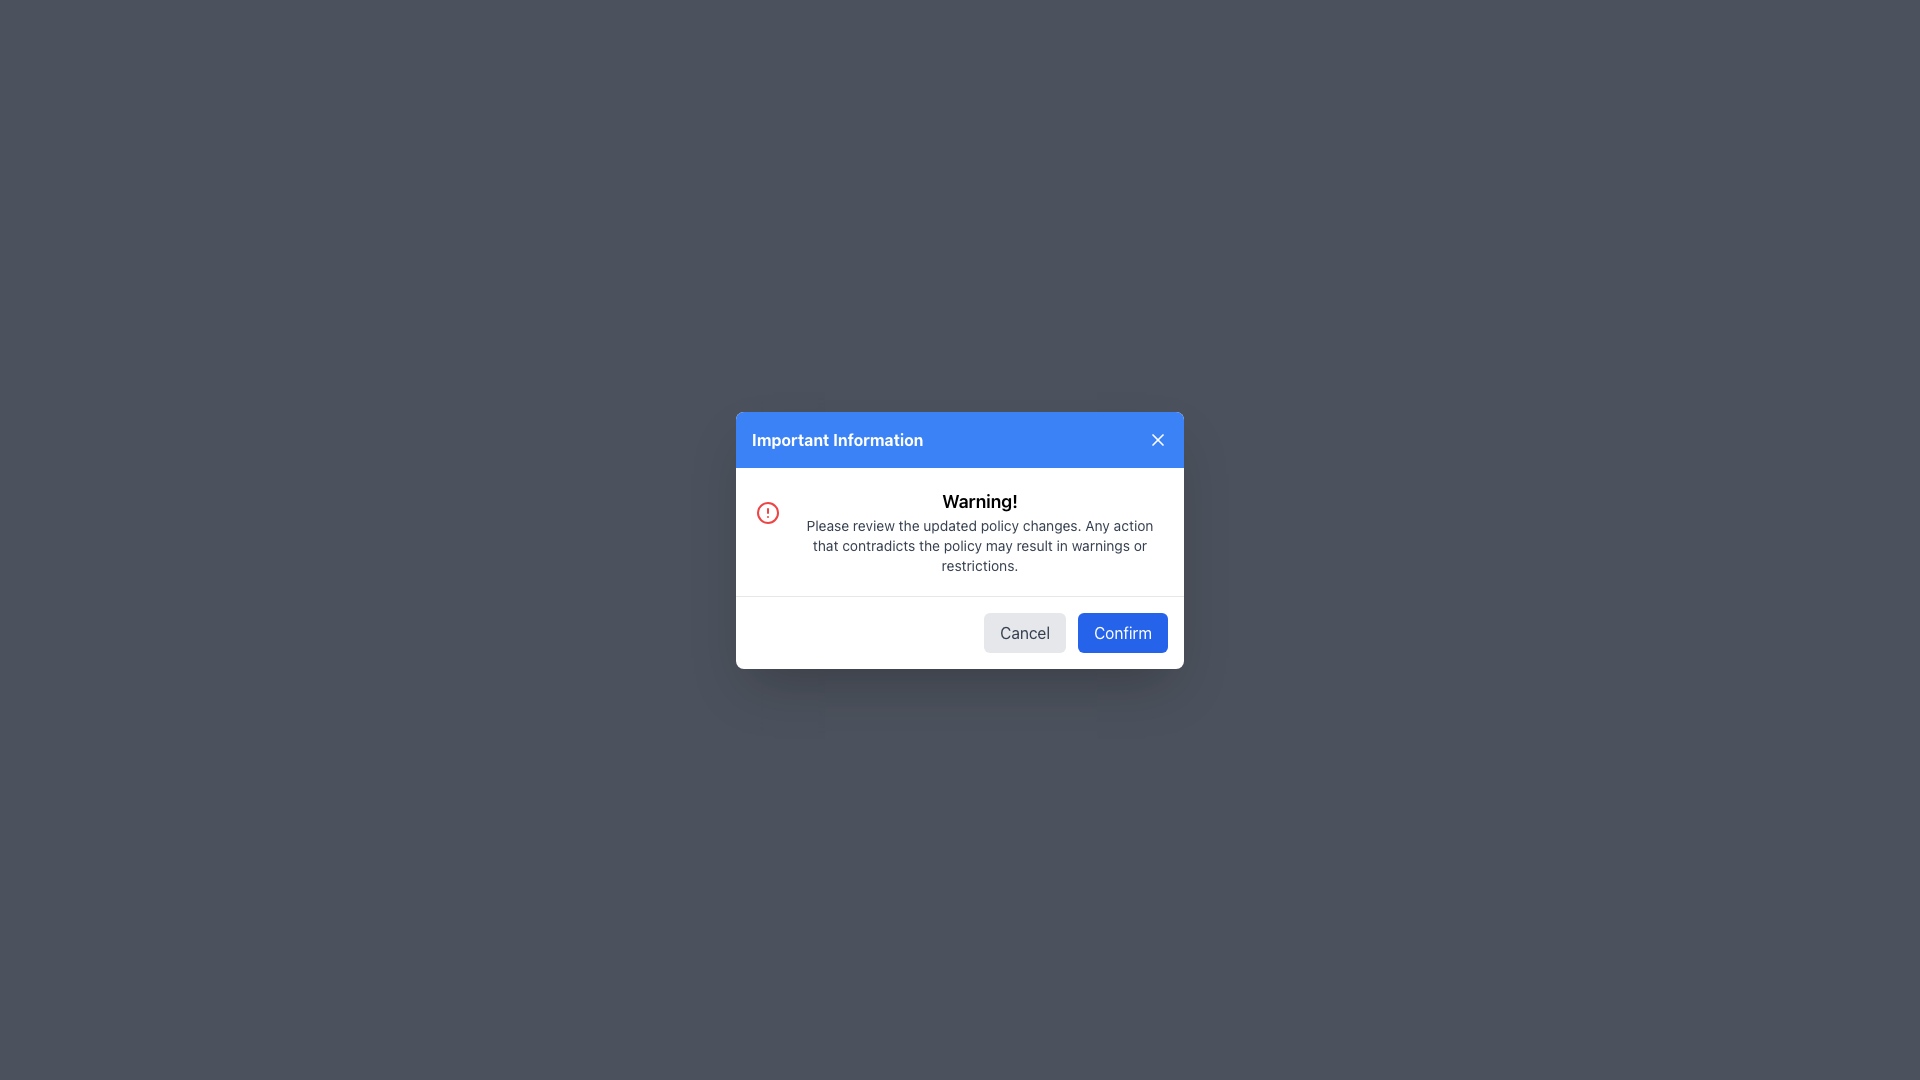  I want to click on multiline textual message explaining policy updates, located below the 'Warning!' header in the 'Important Information' dialog box, so click(979, 545).